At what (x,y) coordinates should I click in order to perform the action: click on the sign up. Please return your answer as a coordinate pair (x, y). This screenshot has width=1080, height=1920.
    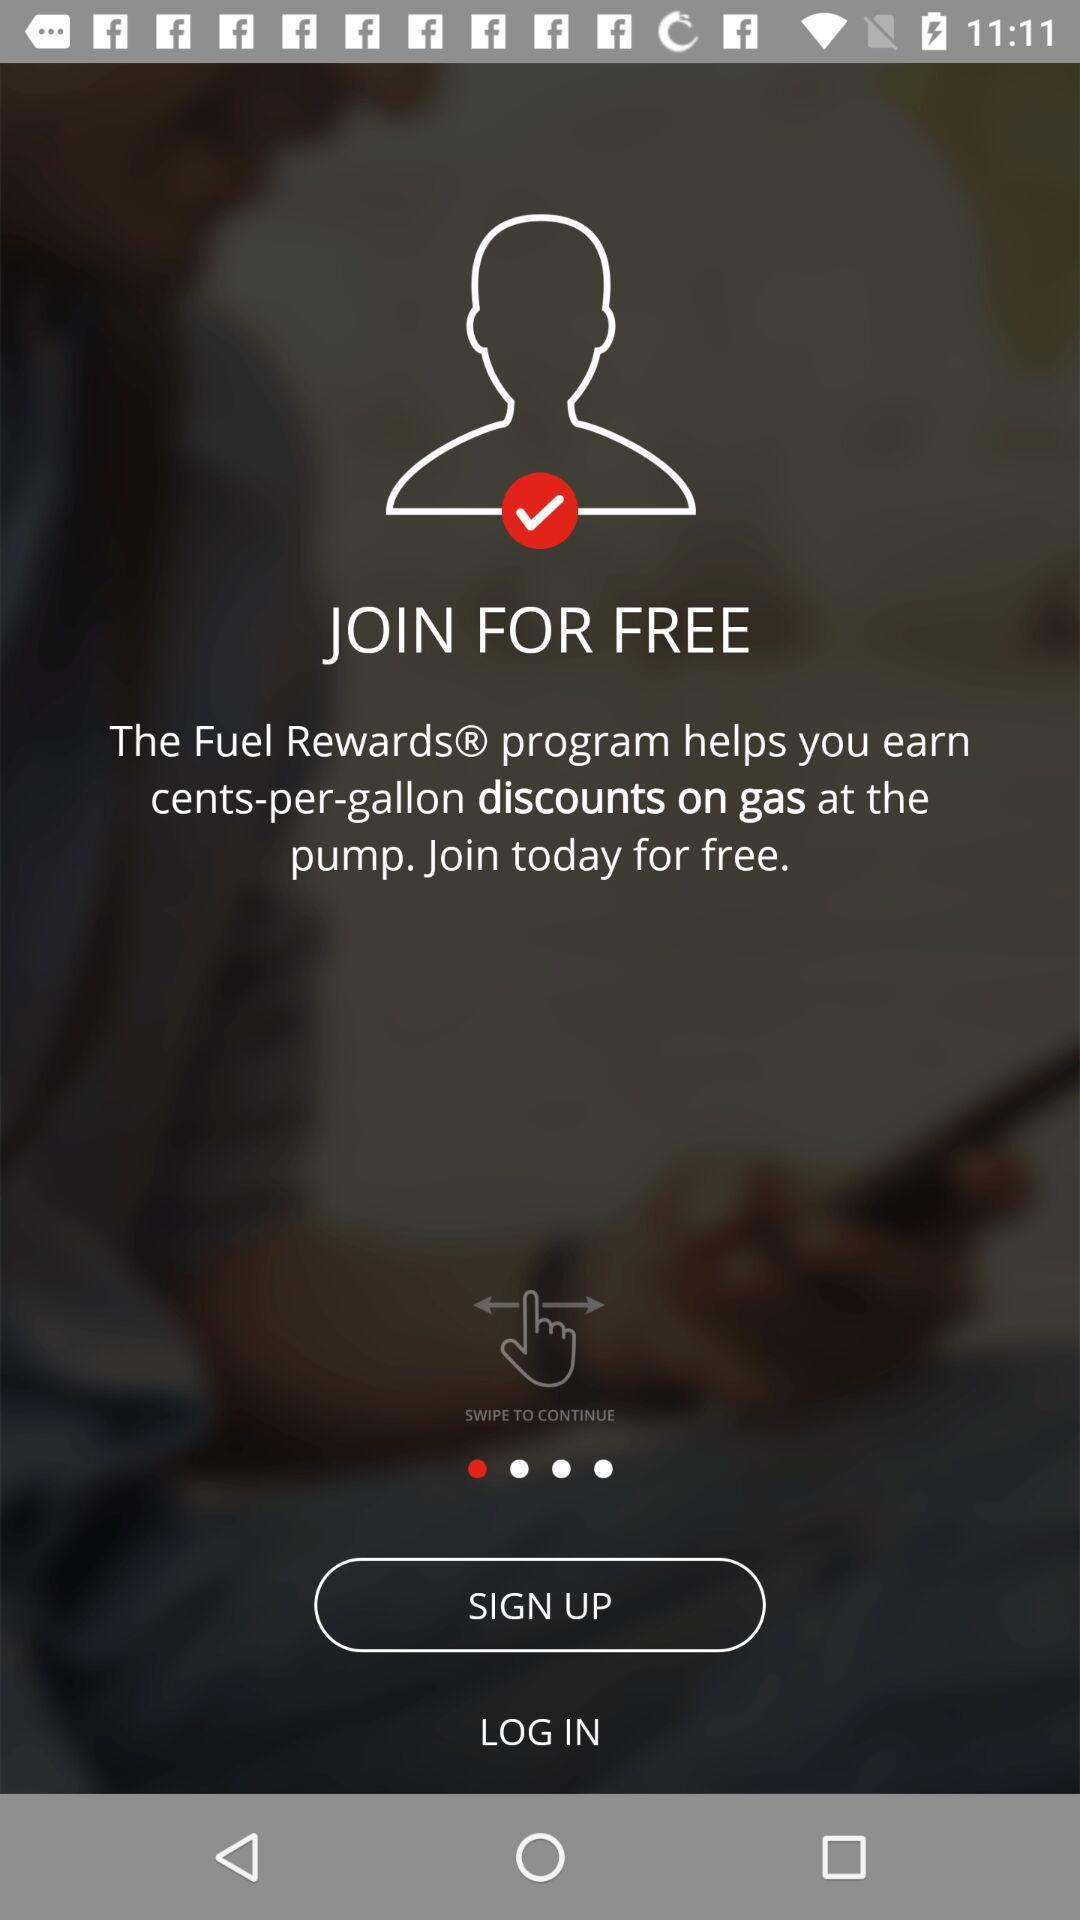
    Looking at the image, I should click on (540, 1604).